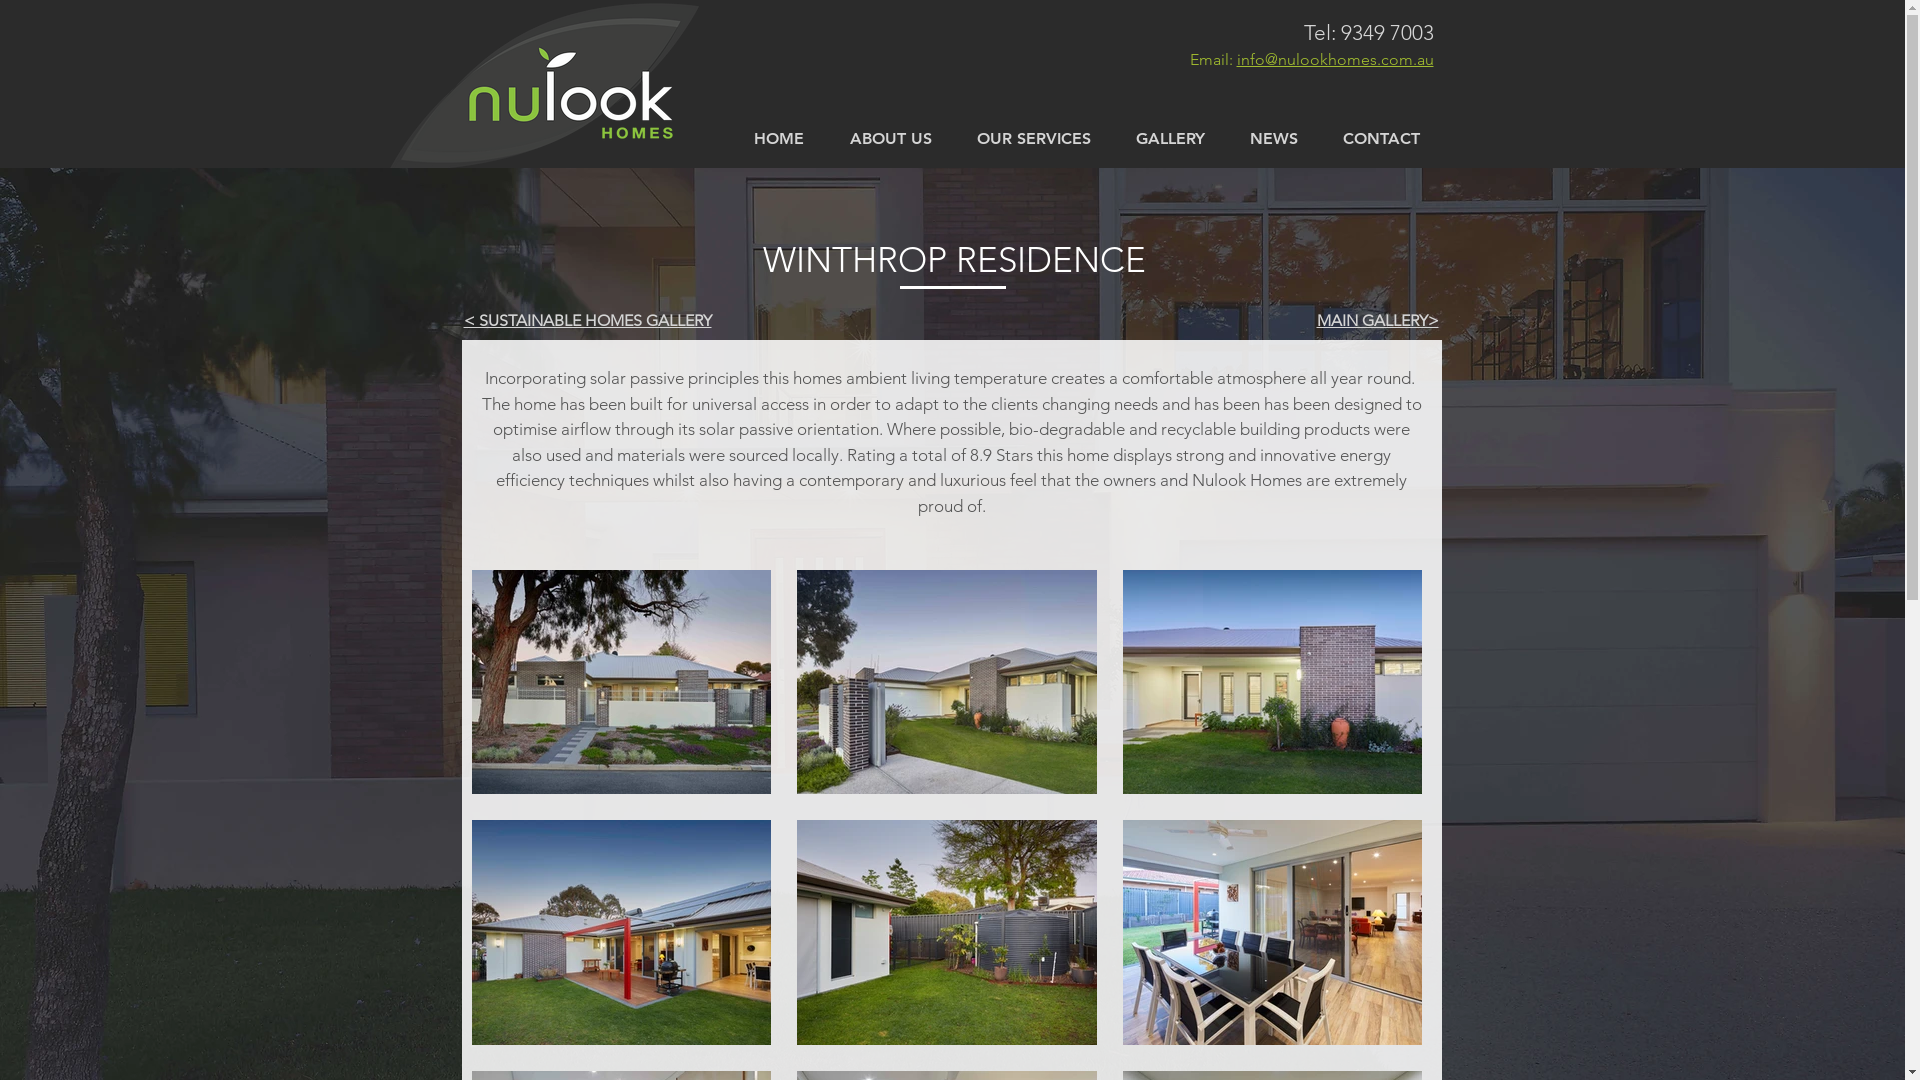 The image size is (1920, 1080). Describe the element at coordinates (888, 137) in the screenshot. I see `'ABOUT US'` at that location.